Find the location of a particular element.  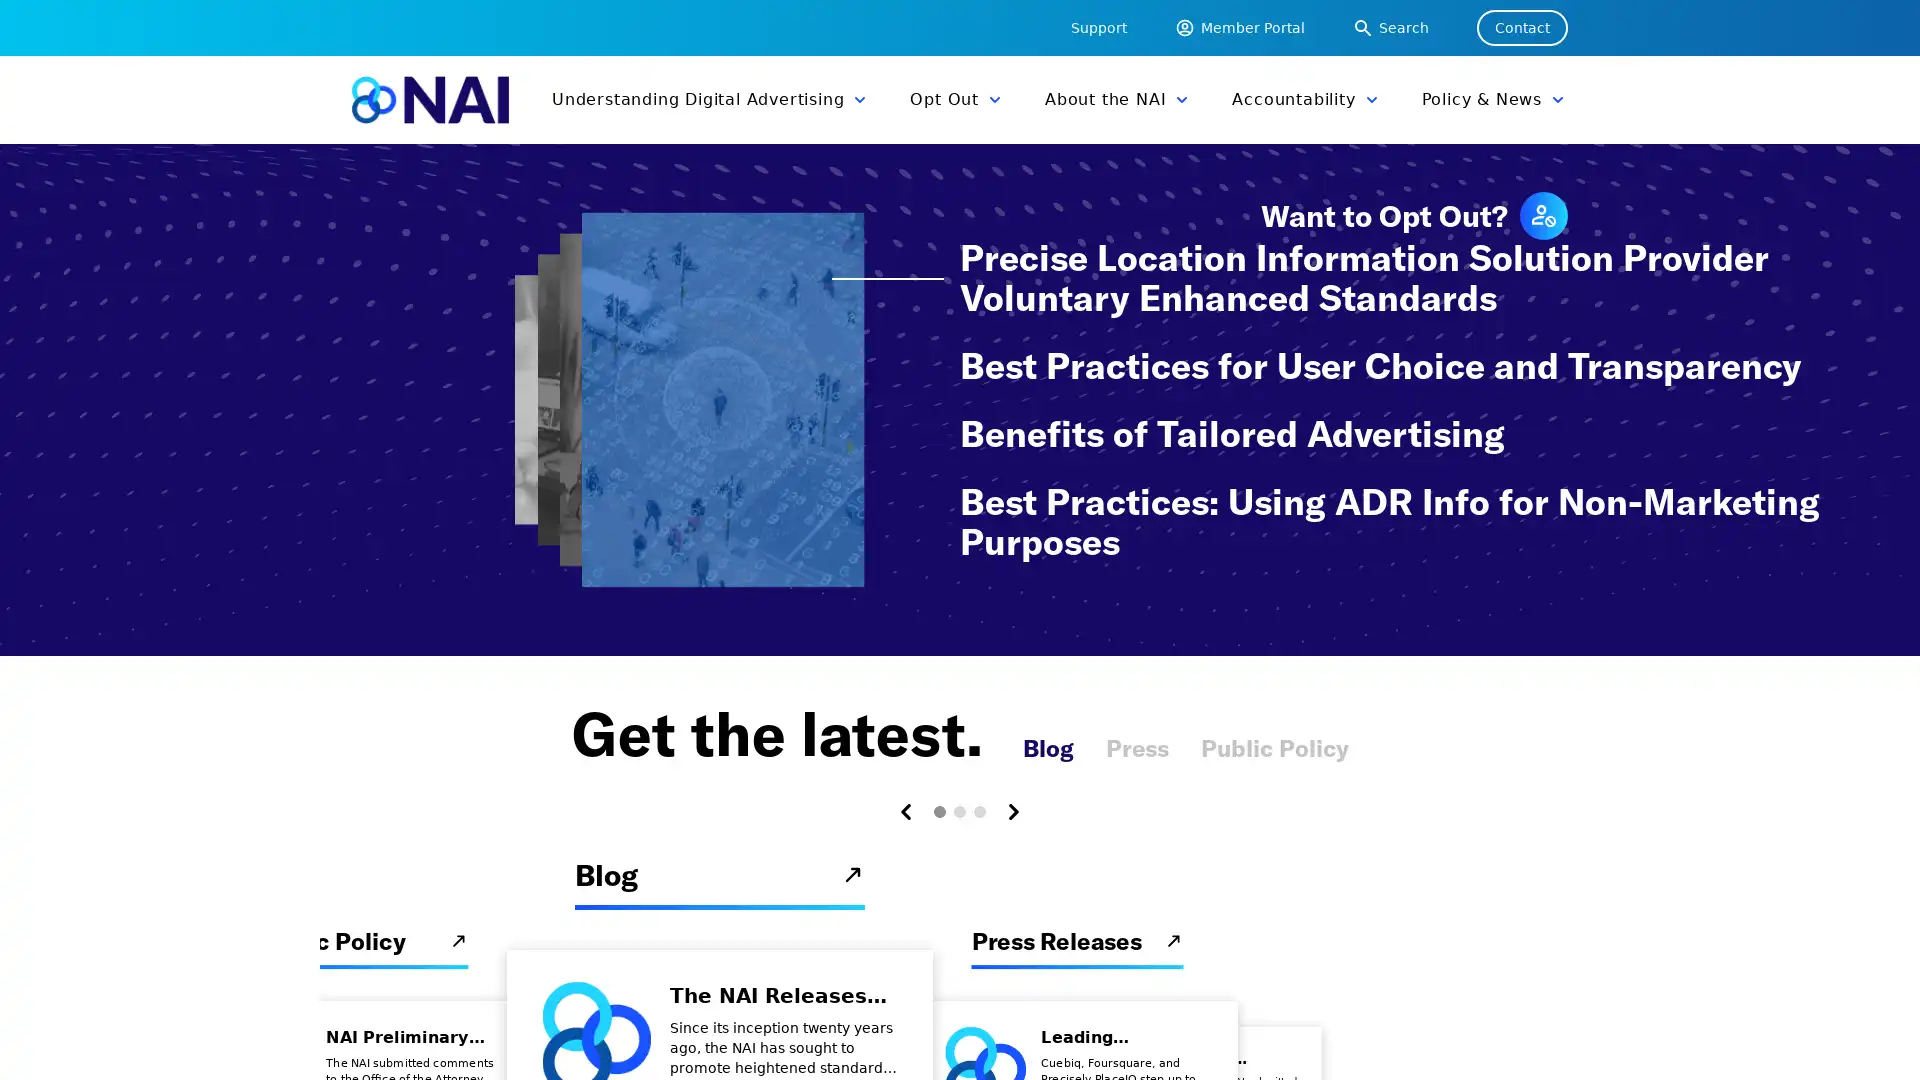

Carousel Page 2 is located at coordinates (960, 812).